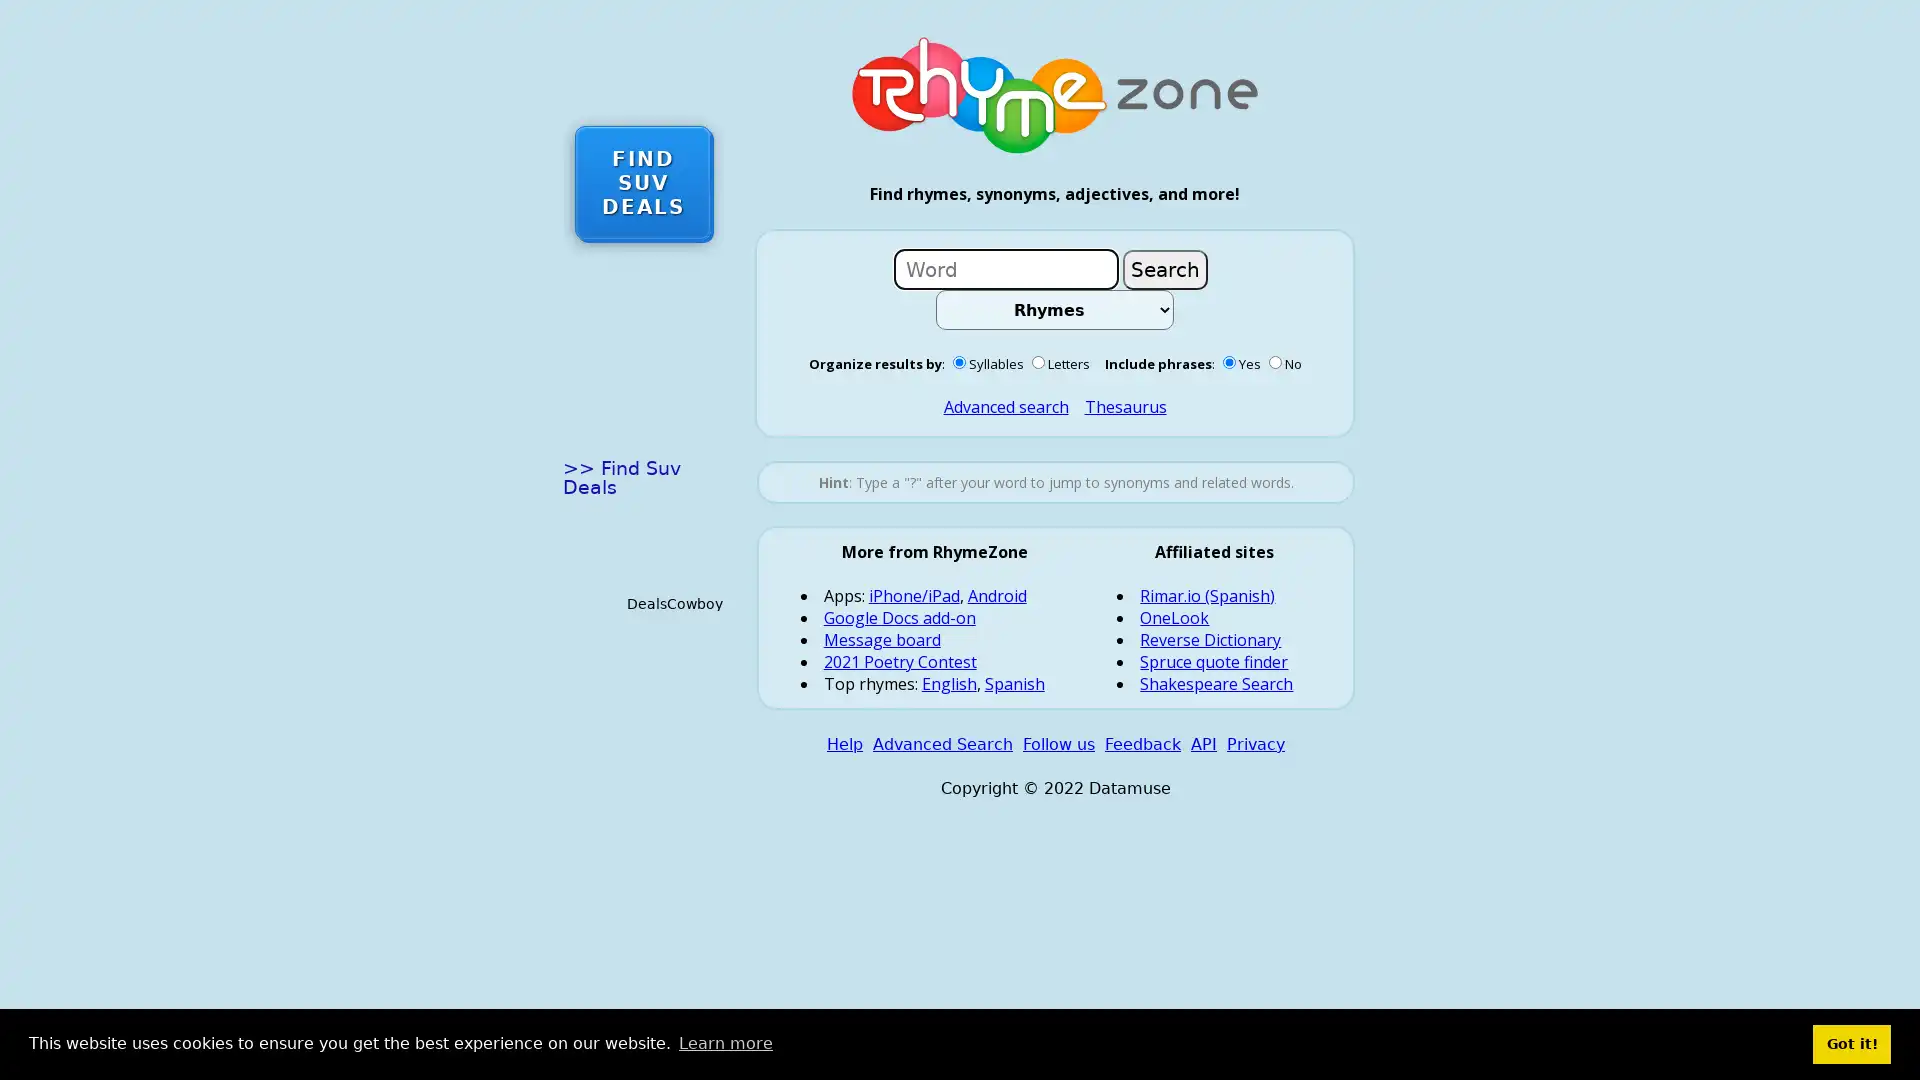 Image resolution: width=1920 pixels, height=1080 pixels. I want to click on learn more about cookies, so click(724, 1043).